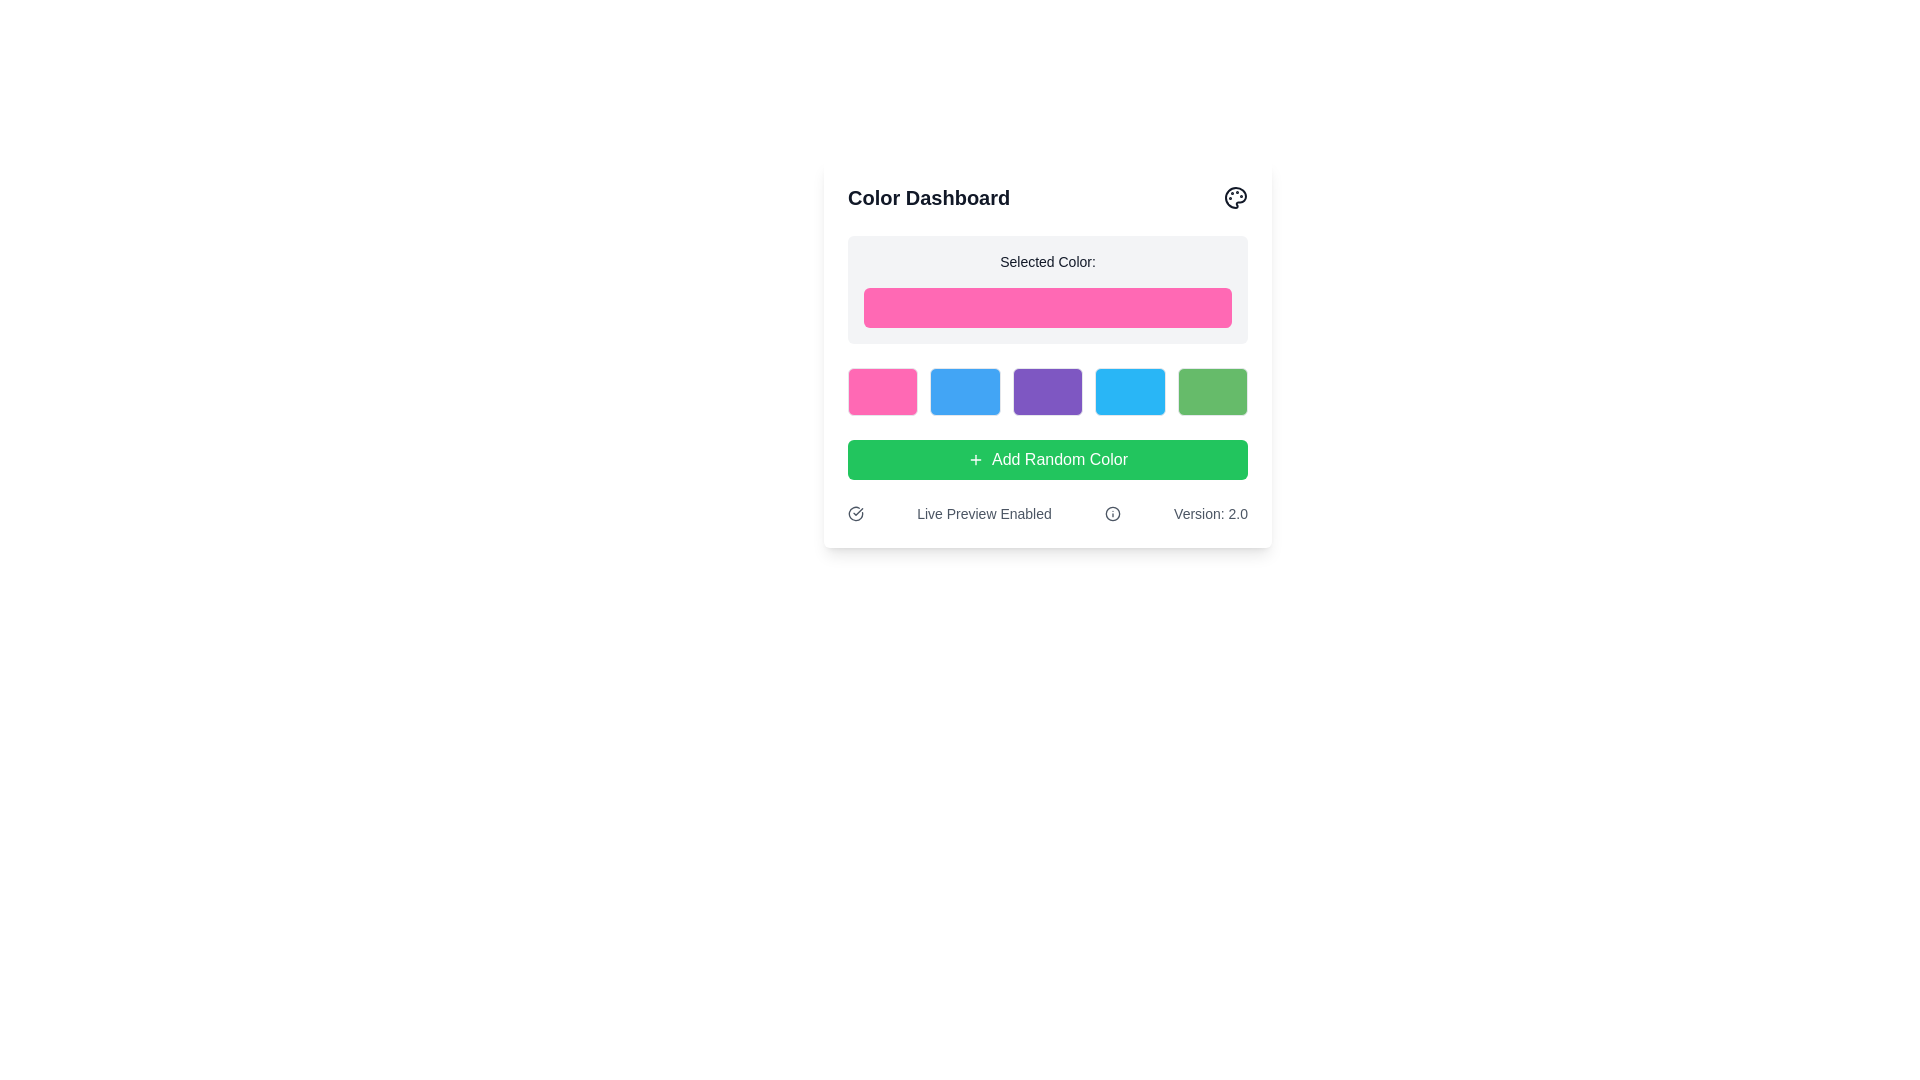  What do you see at coordinates (1046, 261) in the screenshot?
I see `text label that describes the currently selected color, located above the color display rectangle in the central area of the dashboard` at bounding box center [1046, 261].